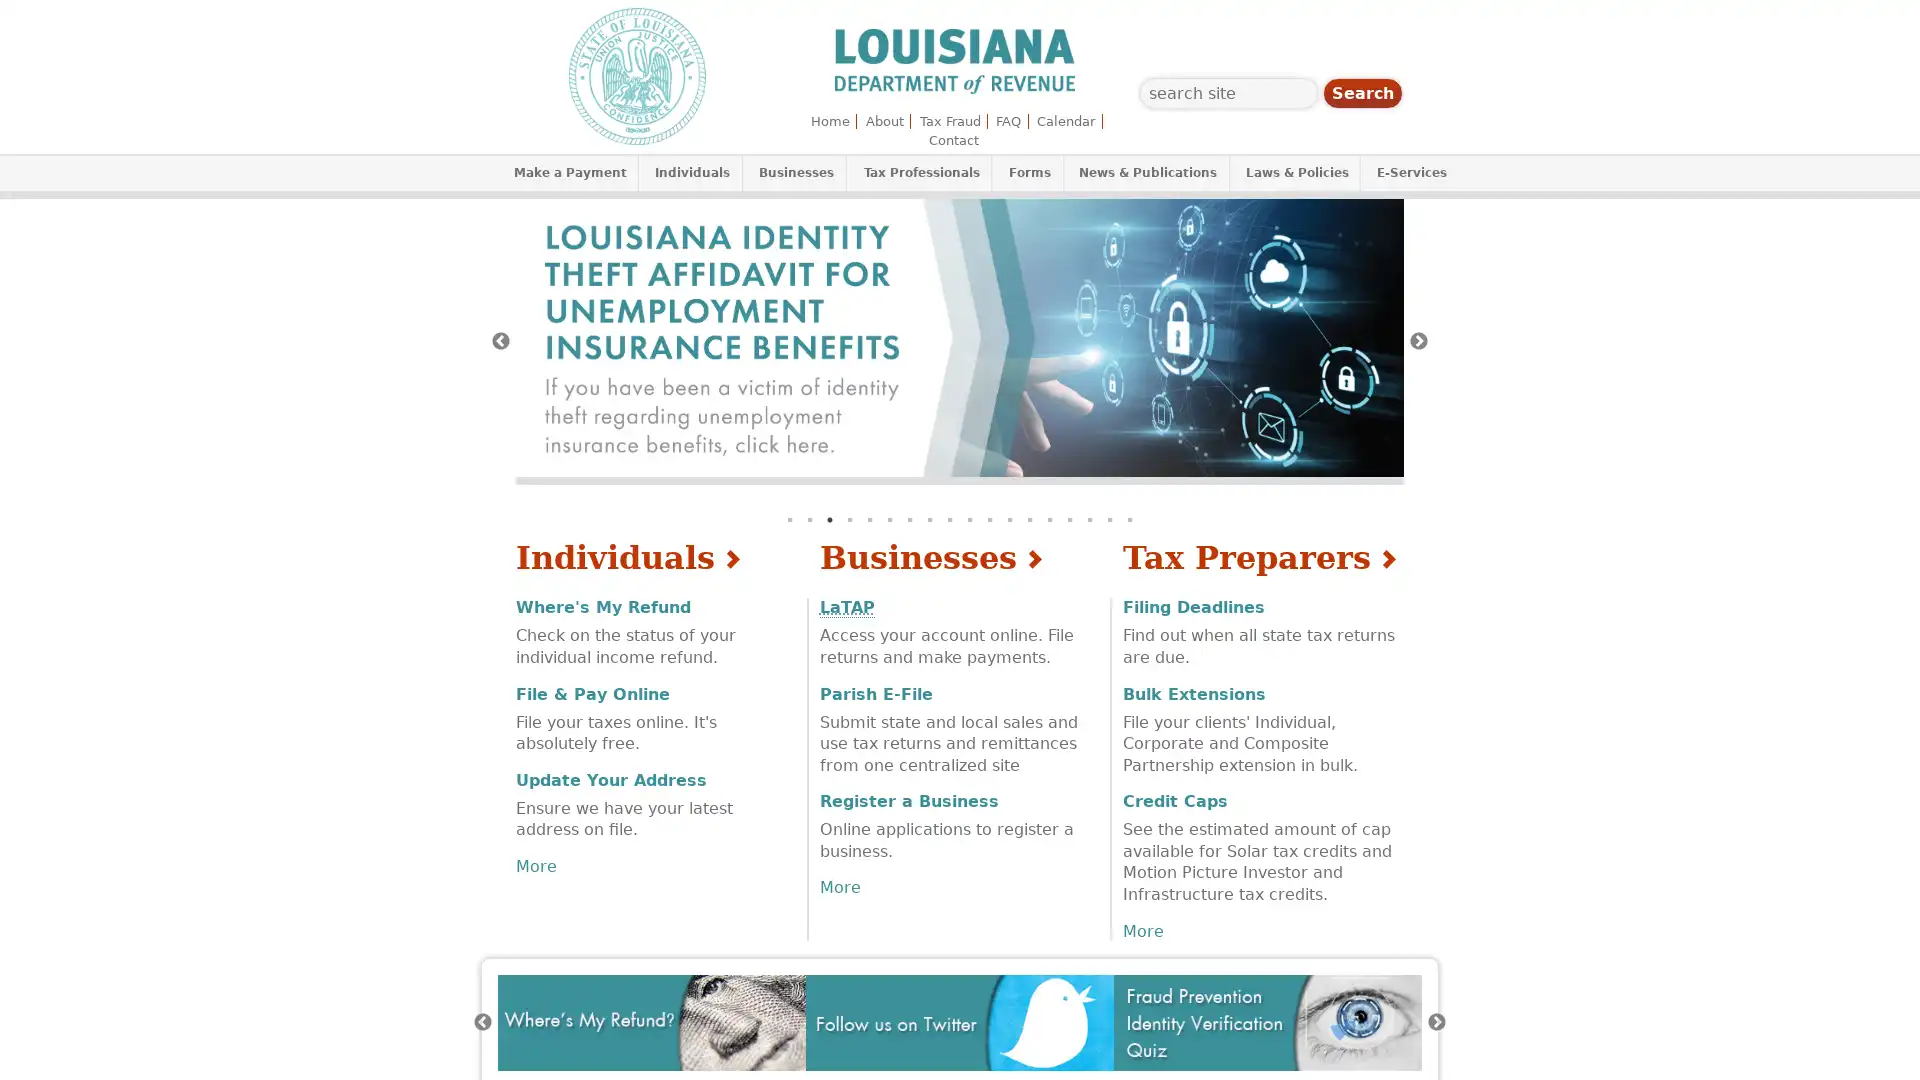 The height and width of the screenshot is (1080, 1920). Describe the element at coordinates (1129, 519) in the screenshot. I see `18` at that location.